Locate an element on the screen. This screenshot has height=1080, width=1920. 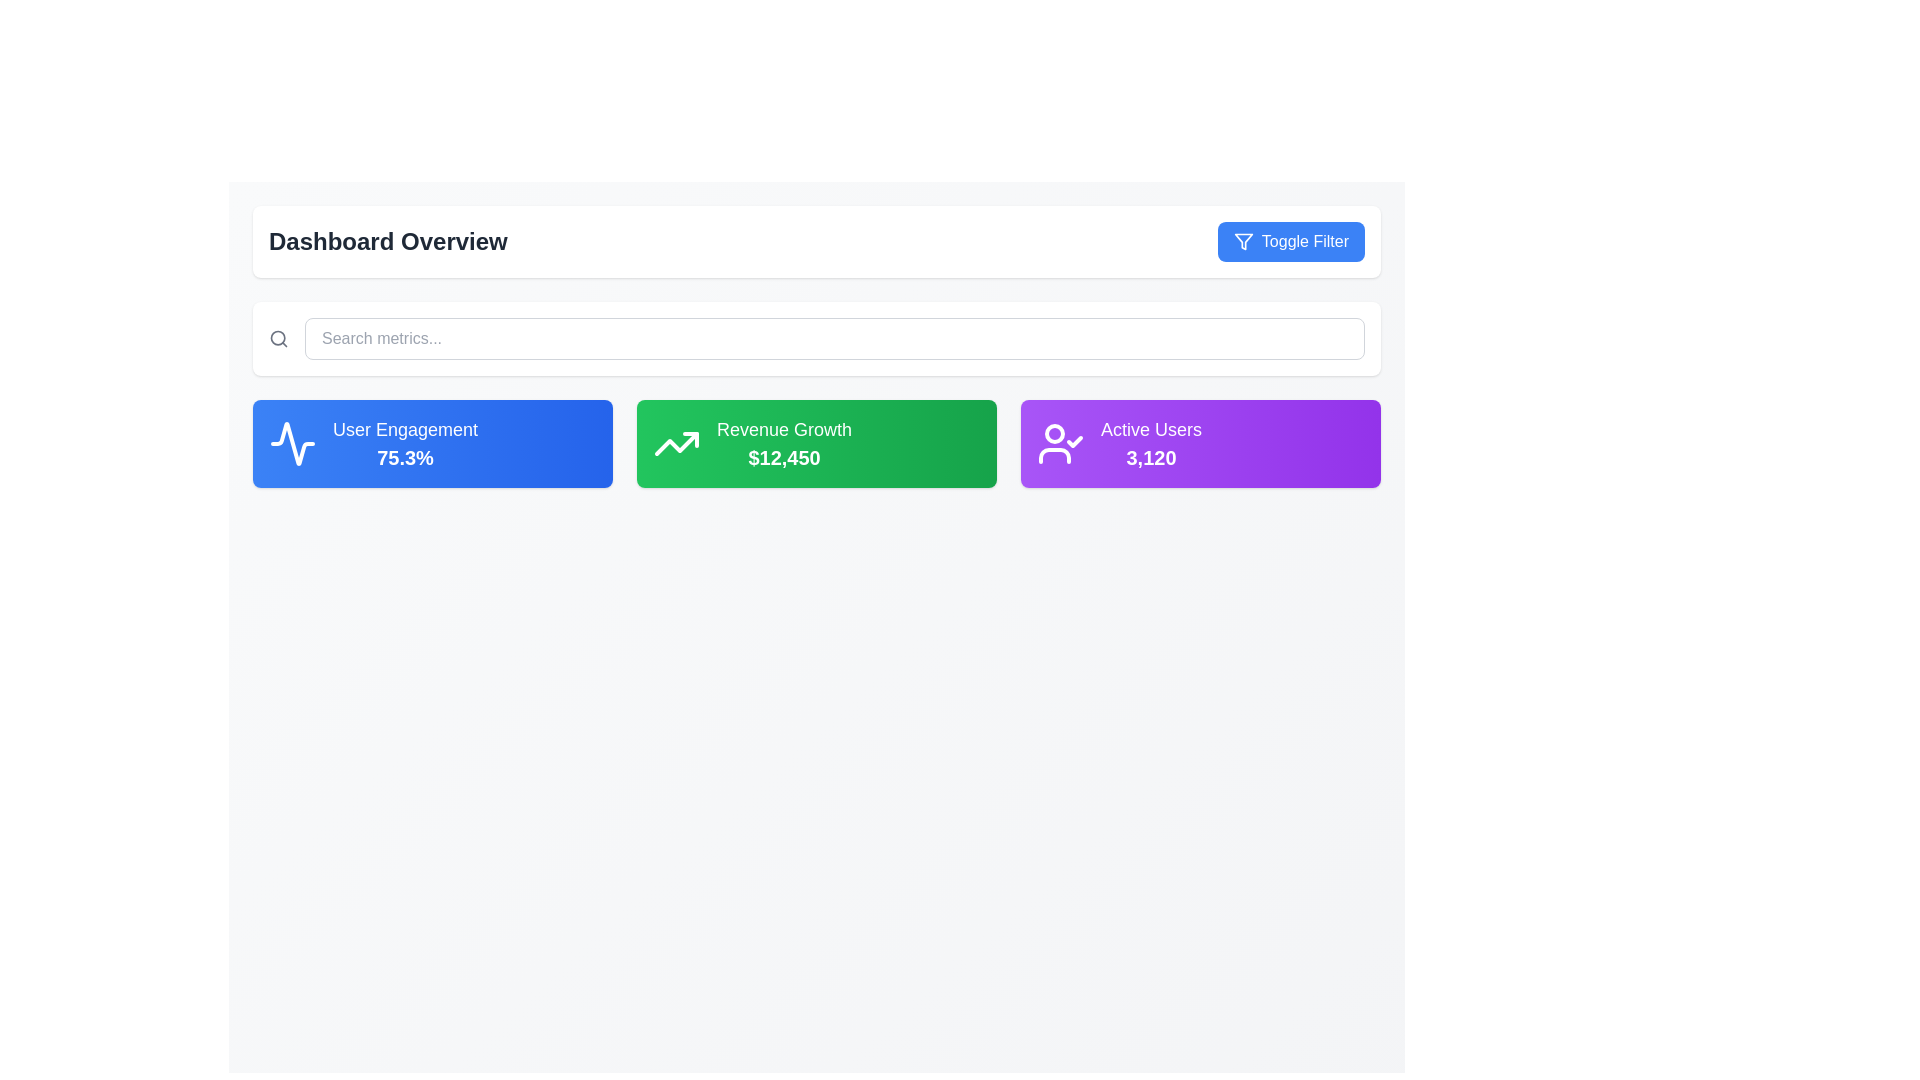
the Data display card that shows 'Active Users' with the number '3,120' in a bold font, located in the bottom right section of the interface is located at coordinates (1151, 442).